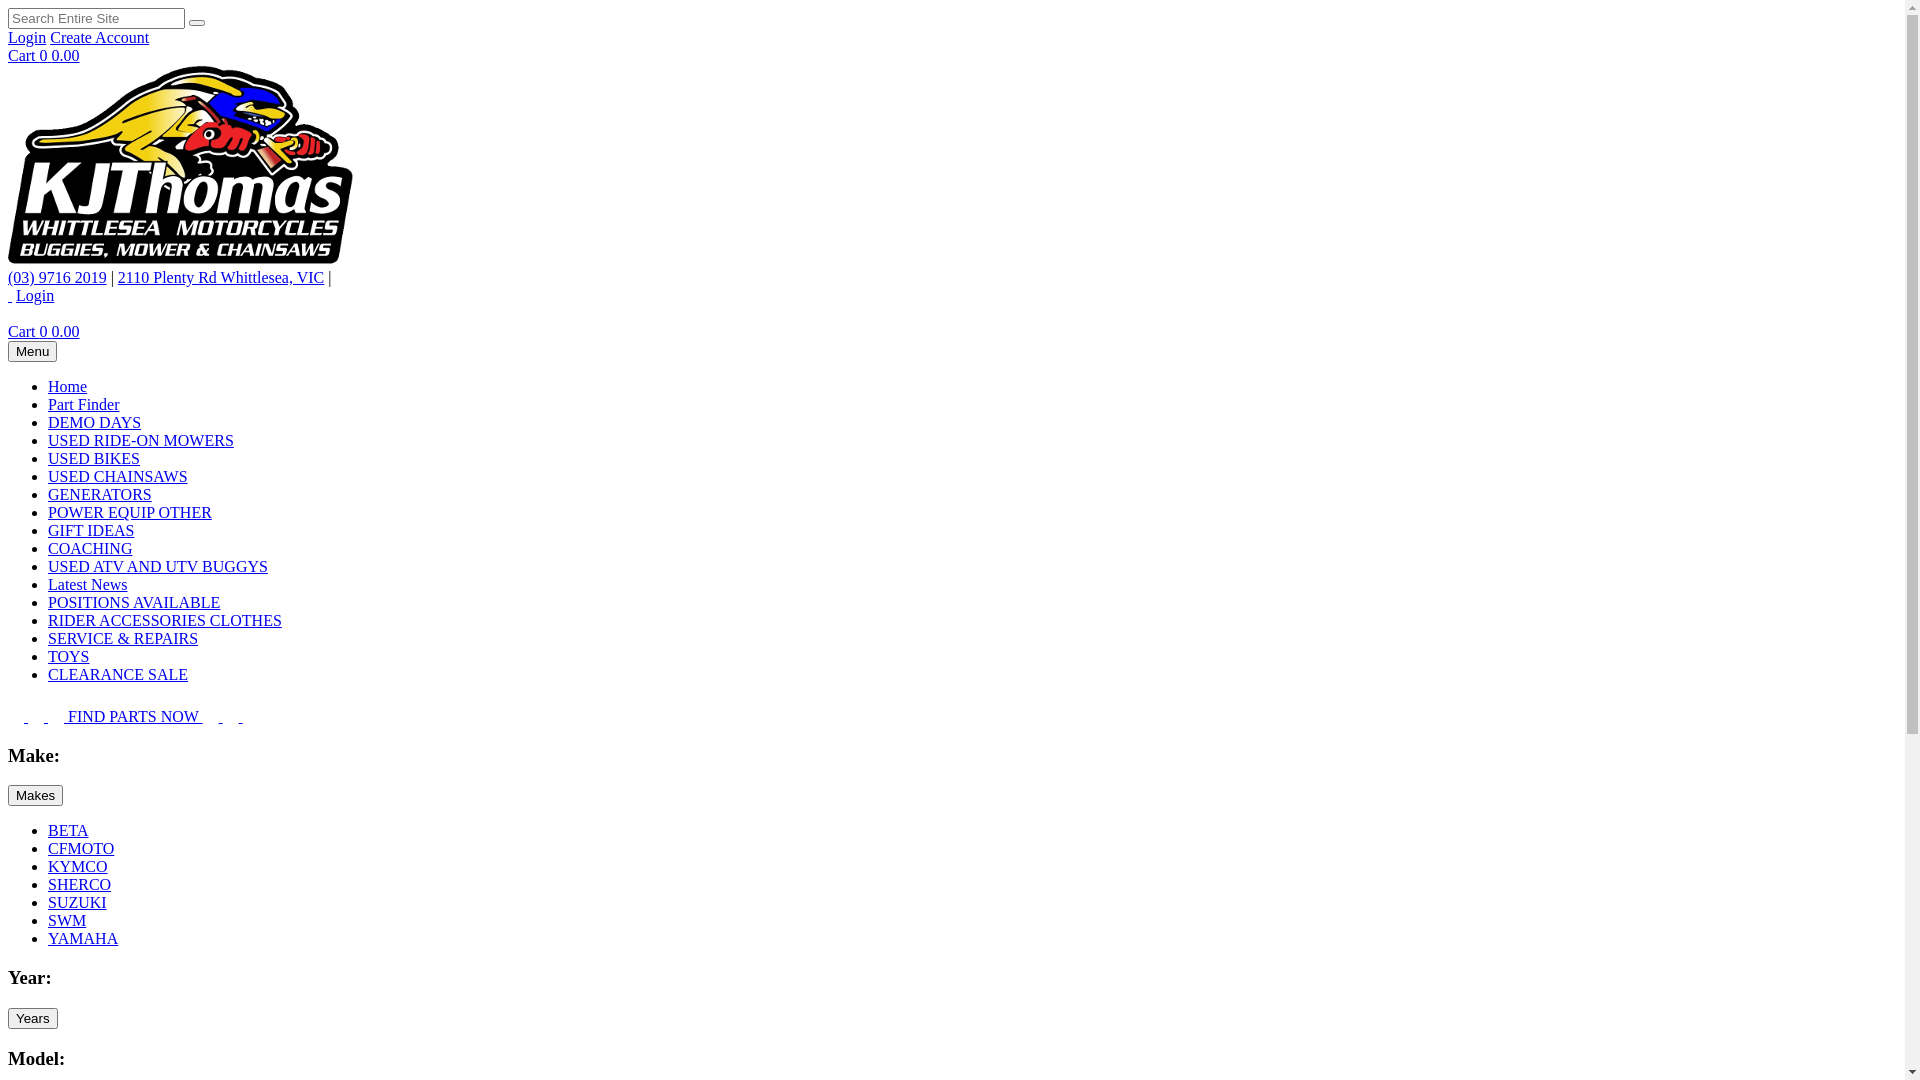 This screenshot has height=1080, width=1920. Describe the element at coordinates (90, 529) in the screenshot. I see `'GIFT IDEAS'` at that location.